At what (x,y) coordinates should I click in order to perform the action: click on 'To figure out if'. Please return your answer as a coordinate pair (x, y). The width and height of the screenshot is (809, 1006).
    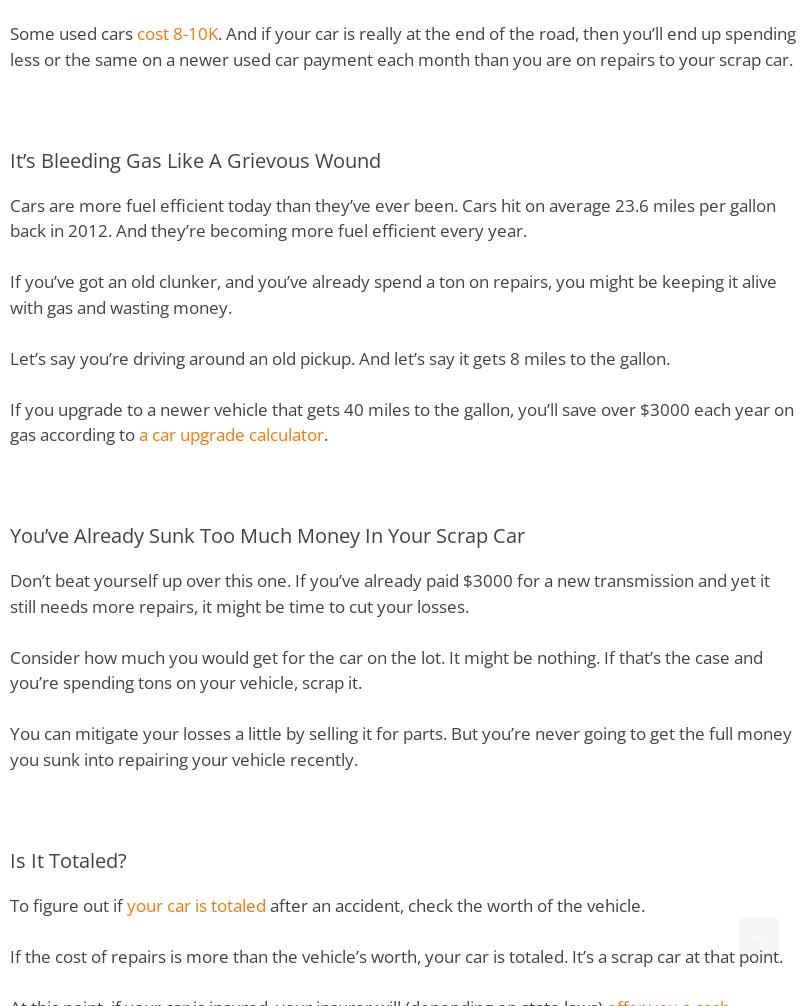
    Looking at the image, I should click on (68, 903).